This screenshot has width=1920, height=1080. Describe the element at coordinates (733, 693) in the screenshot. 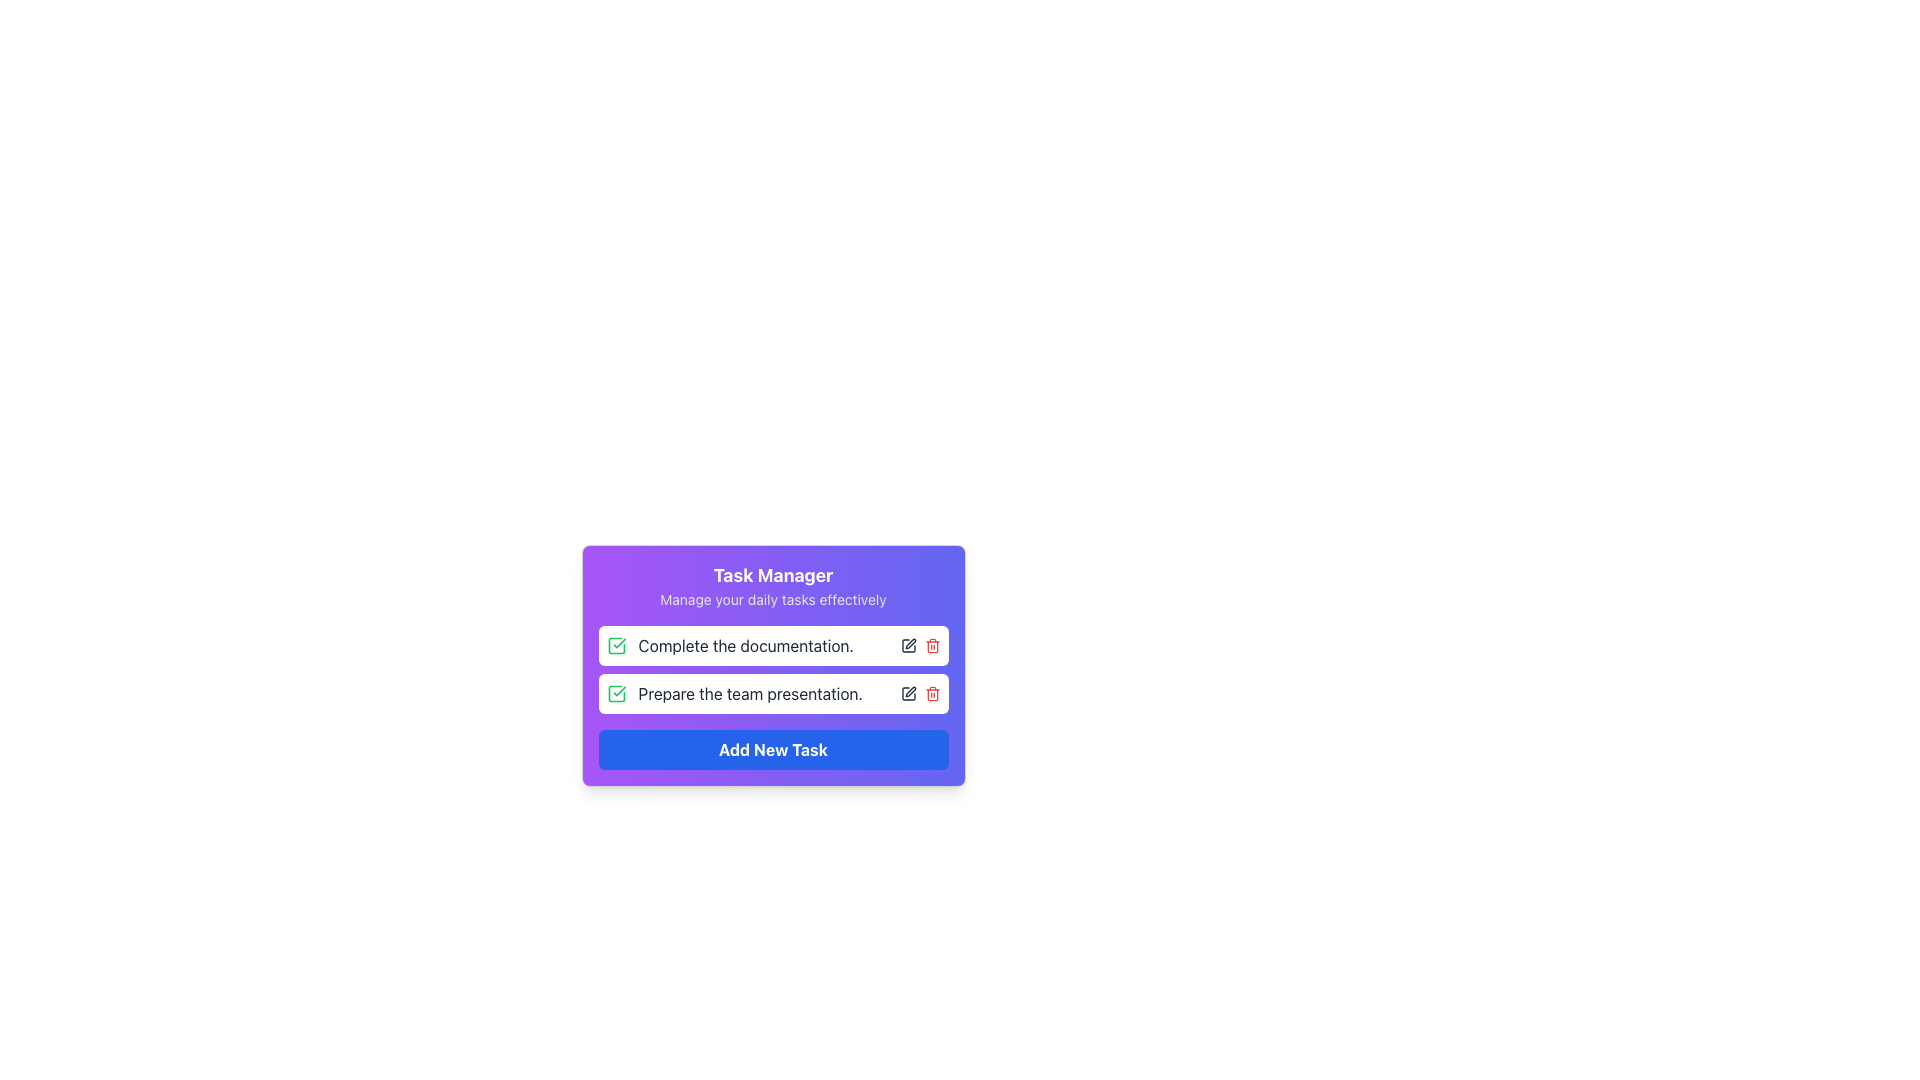

I see `the task display label that is the second item in the vertical list of tasks` at that location.